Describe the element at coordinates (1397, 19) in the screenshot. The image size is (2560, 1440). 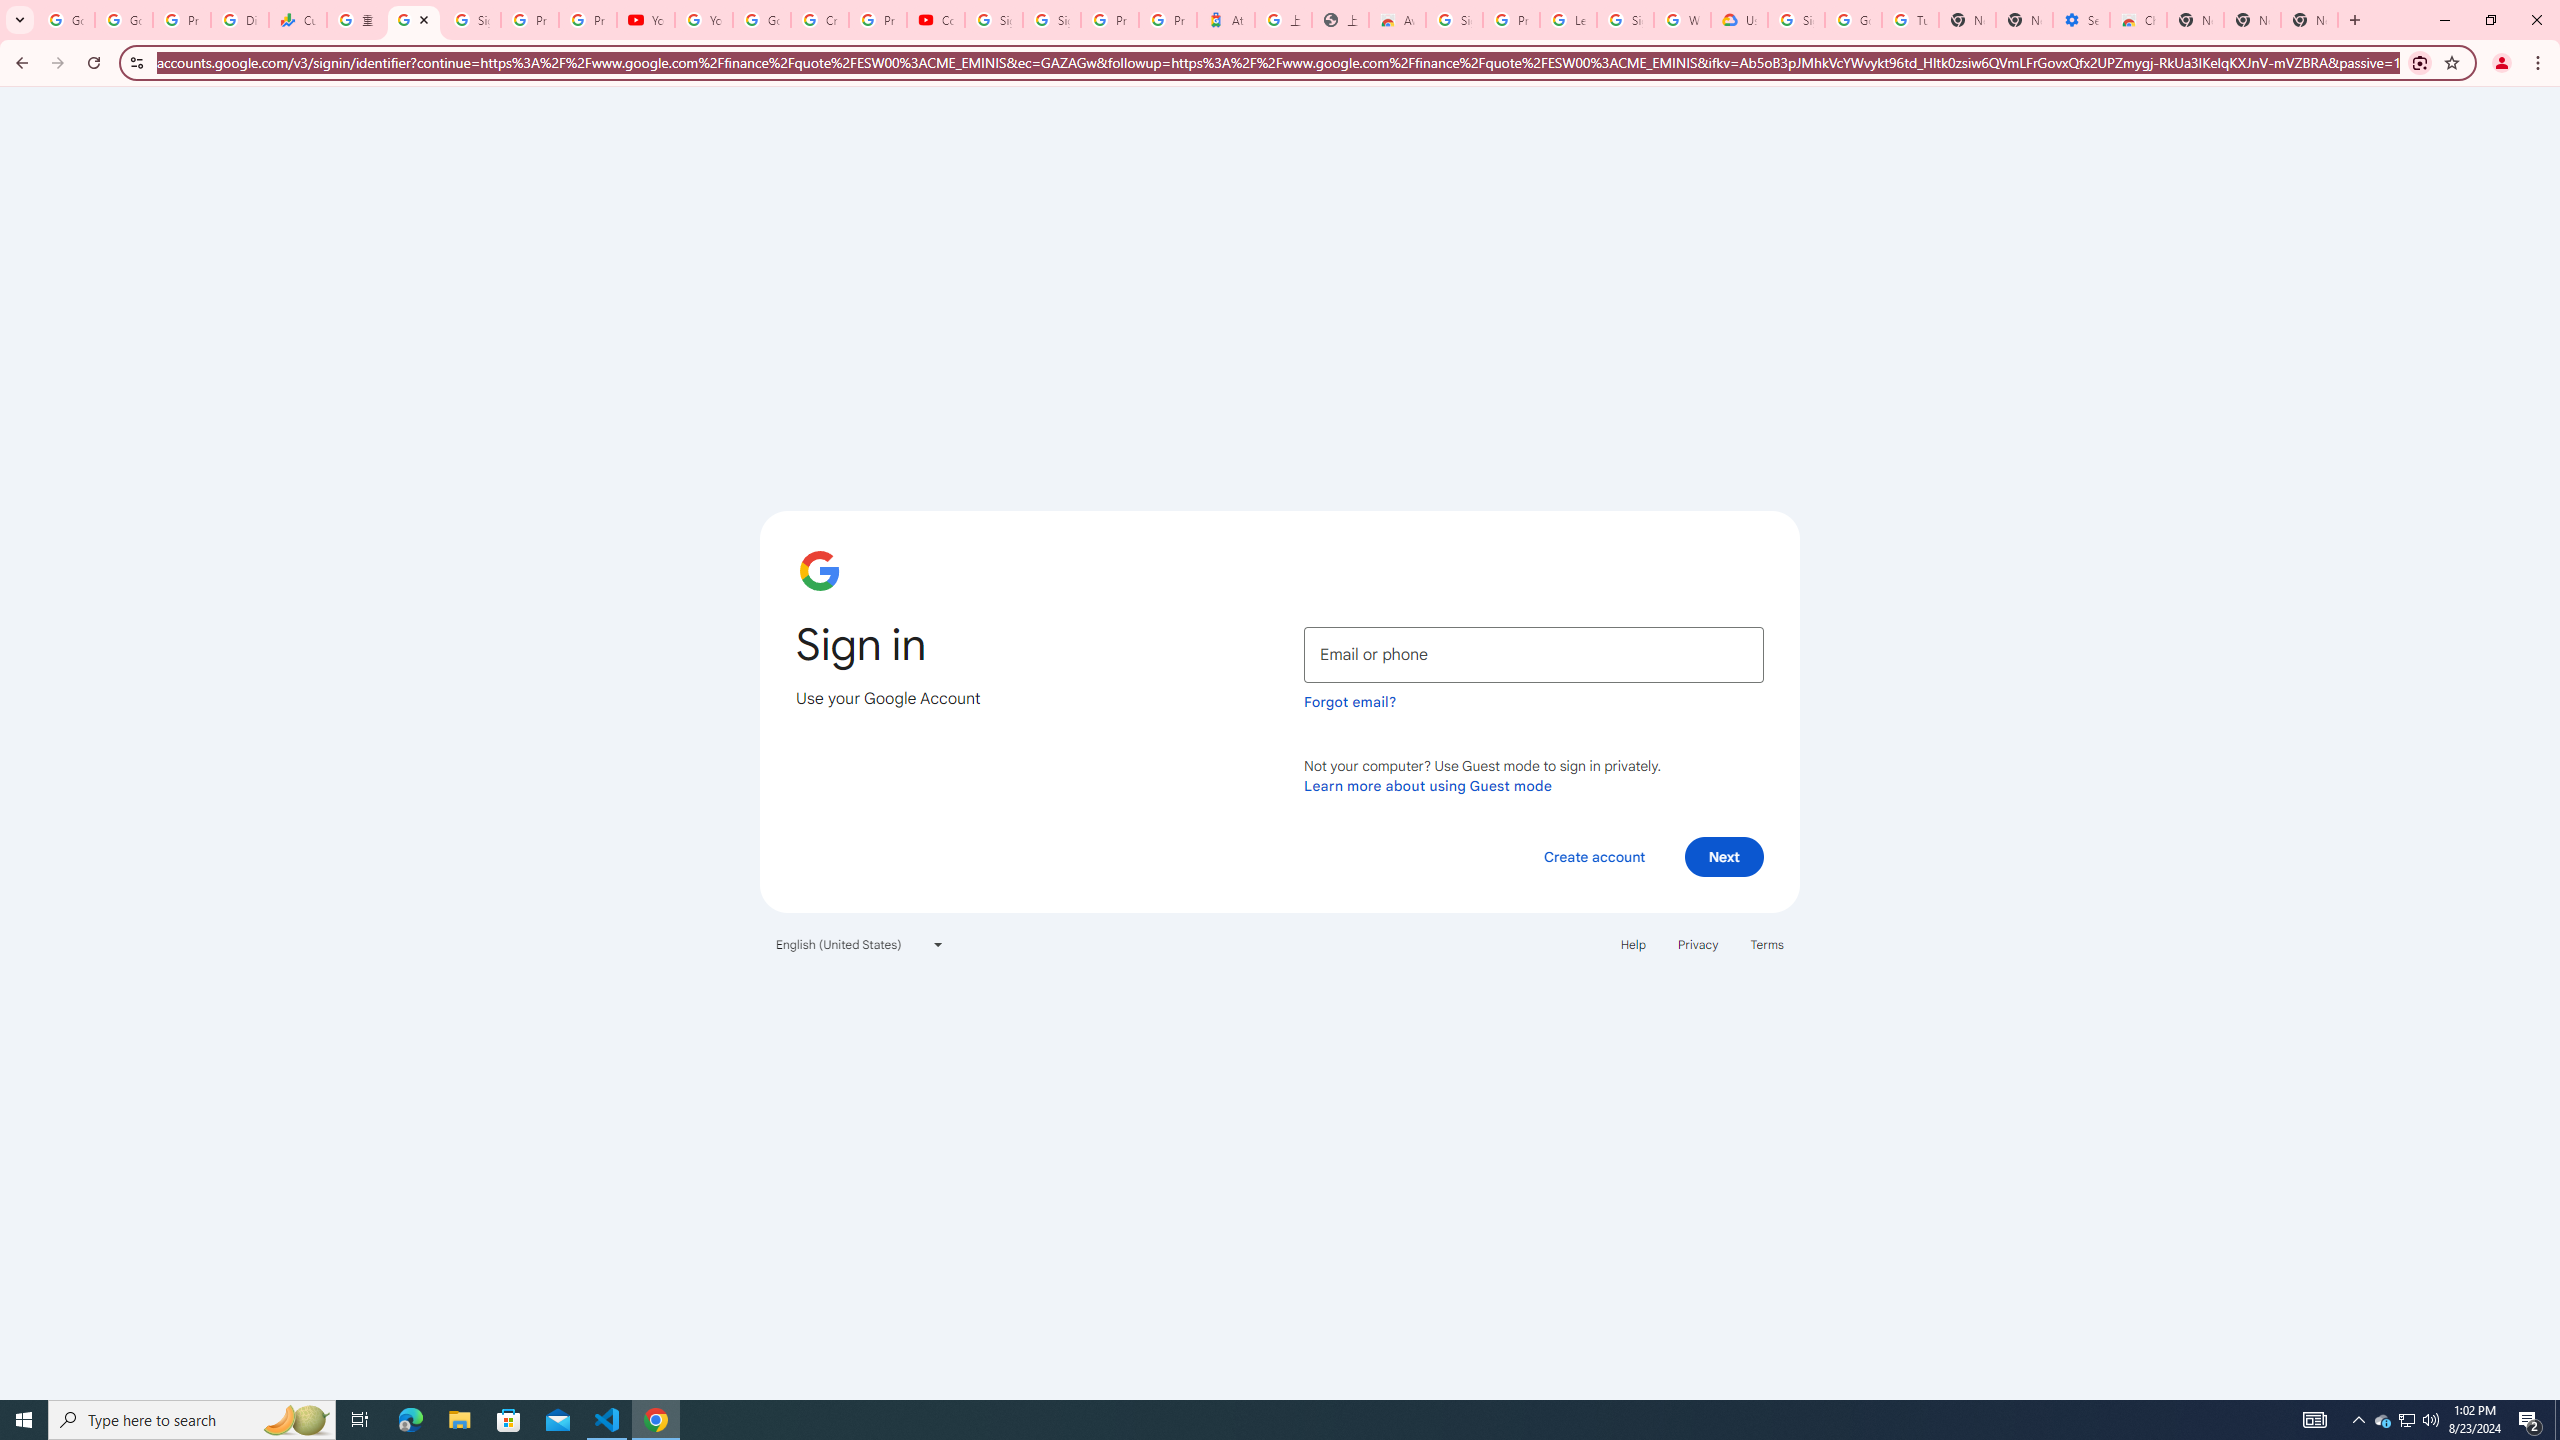
I see `'Awesome Screen Recorder & Screenshot - Chrome Web Store'` at that location.